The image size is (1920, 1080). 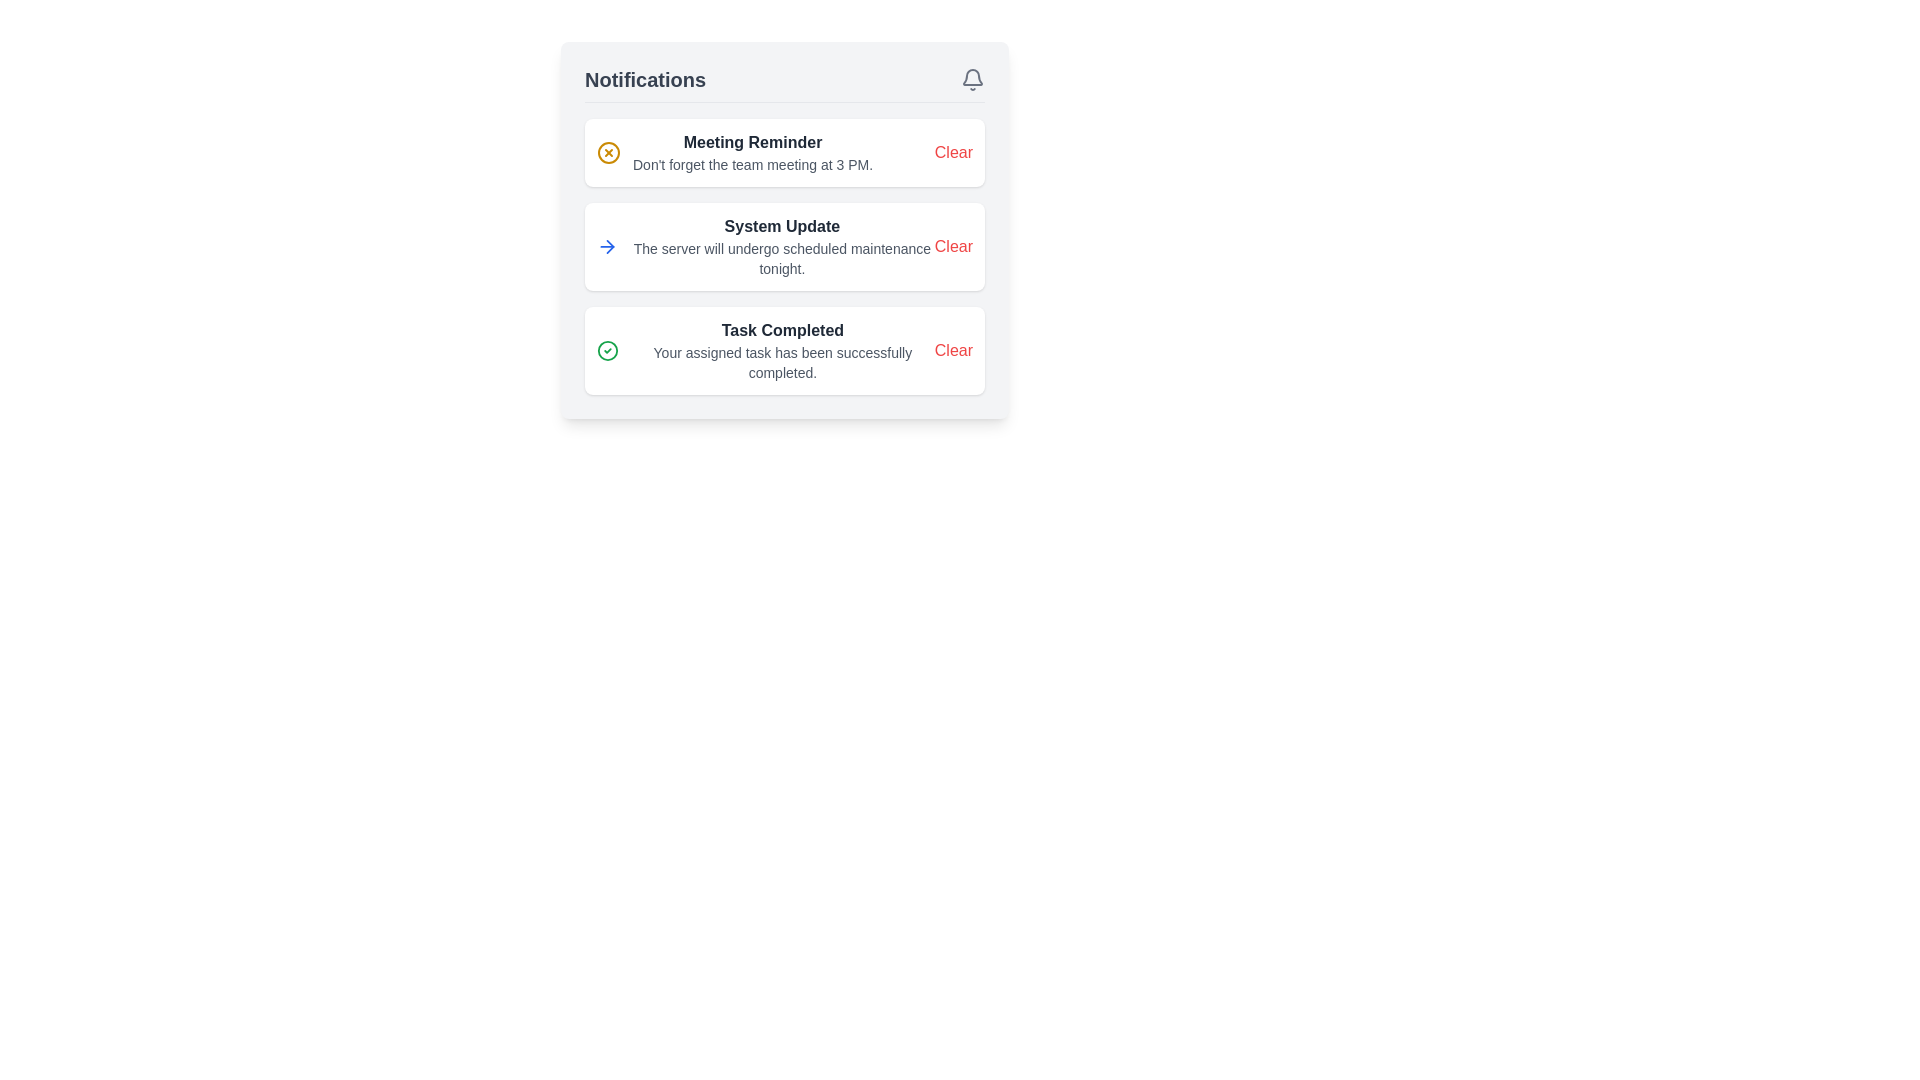 I want to click on notification message that indicates 'Task Completed' and provides details about the successful completion of the assigned task, located in the third section of the notification list, so click(x=764, y=350).